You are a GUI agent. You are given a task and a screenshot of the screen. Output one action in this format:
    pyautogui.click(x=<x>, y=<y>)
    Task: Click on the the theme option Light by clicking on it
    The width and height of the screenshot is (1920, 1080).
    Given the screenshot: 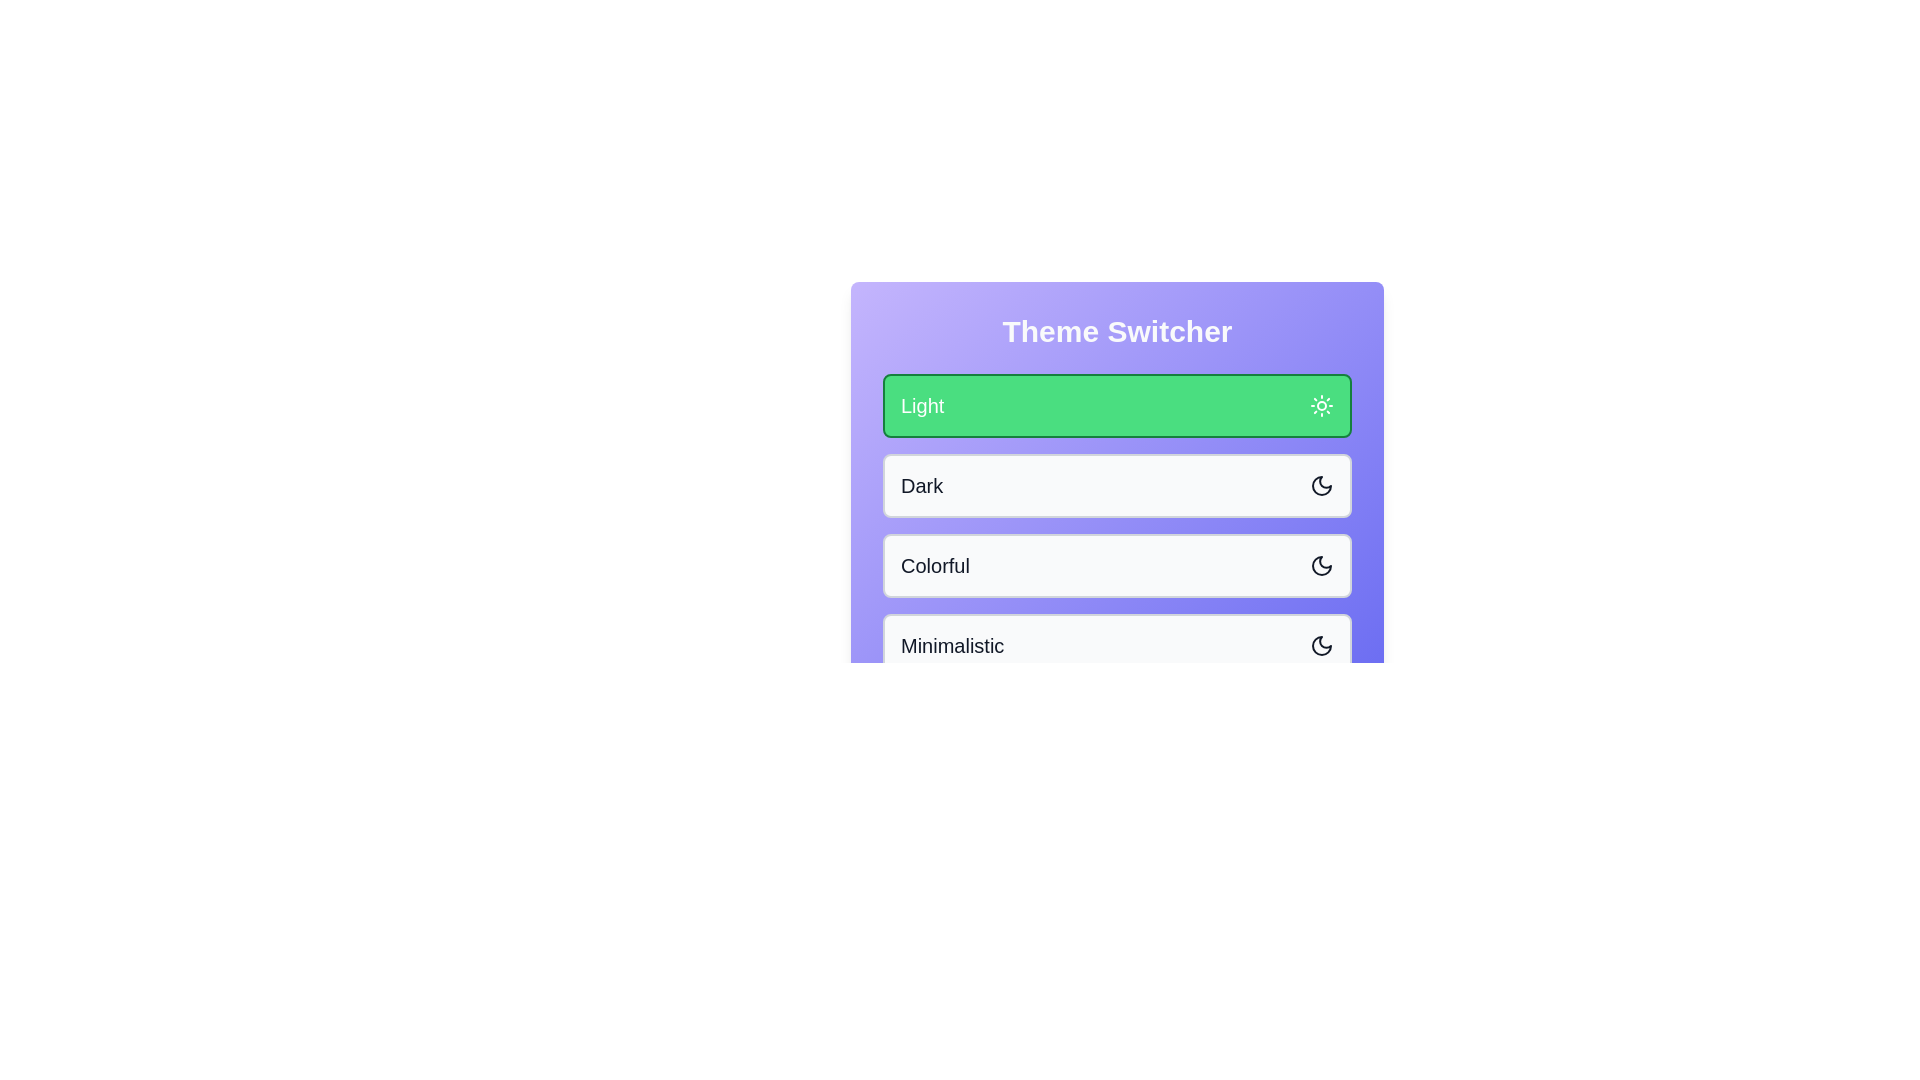 What is the action you would take?
    pyautogui.click(x=1116, y=405)
    